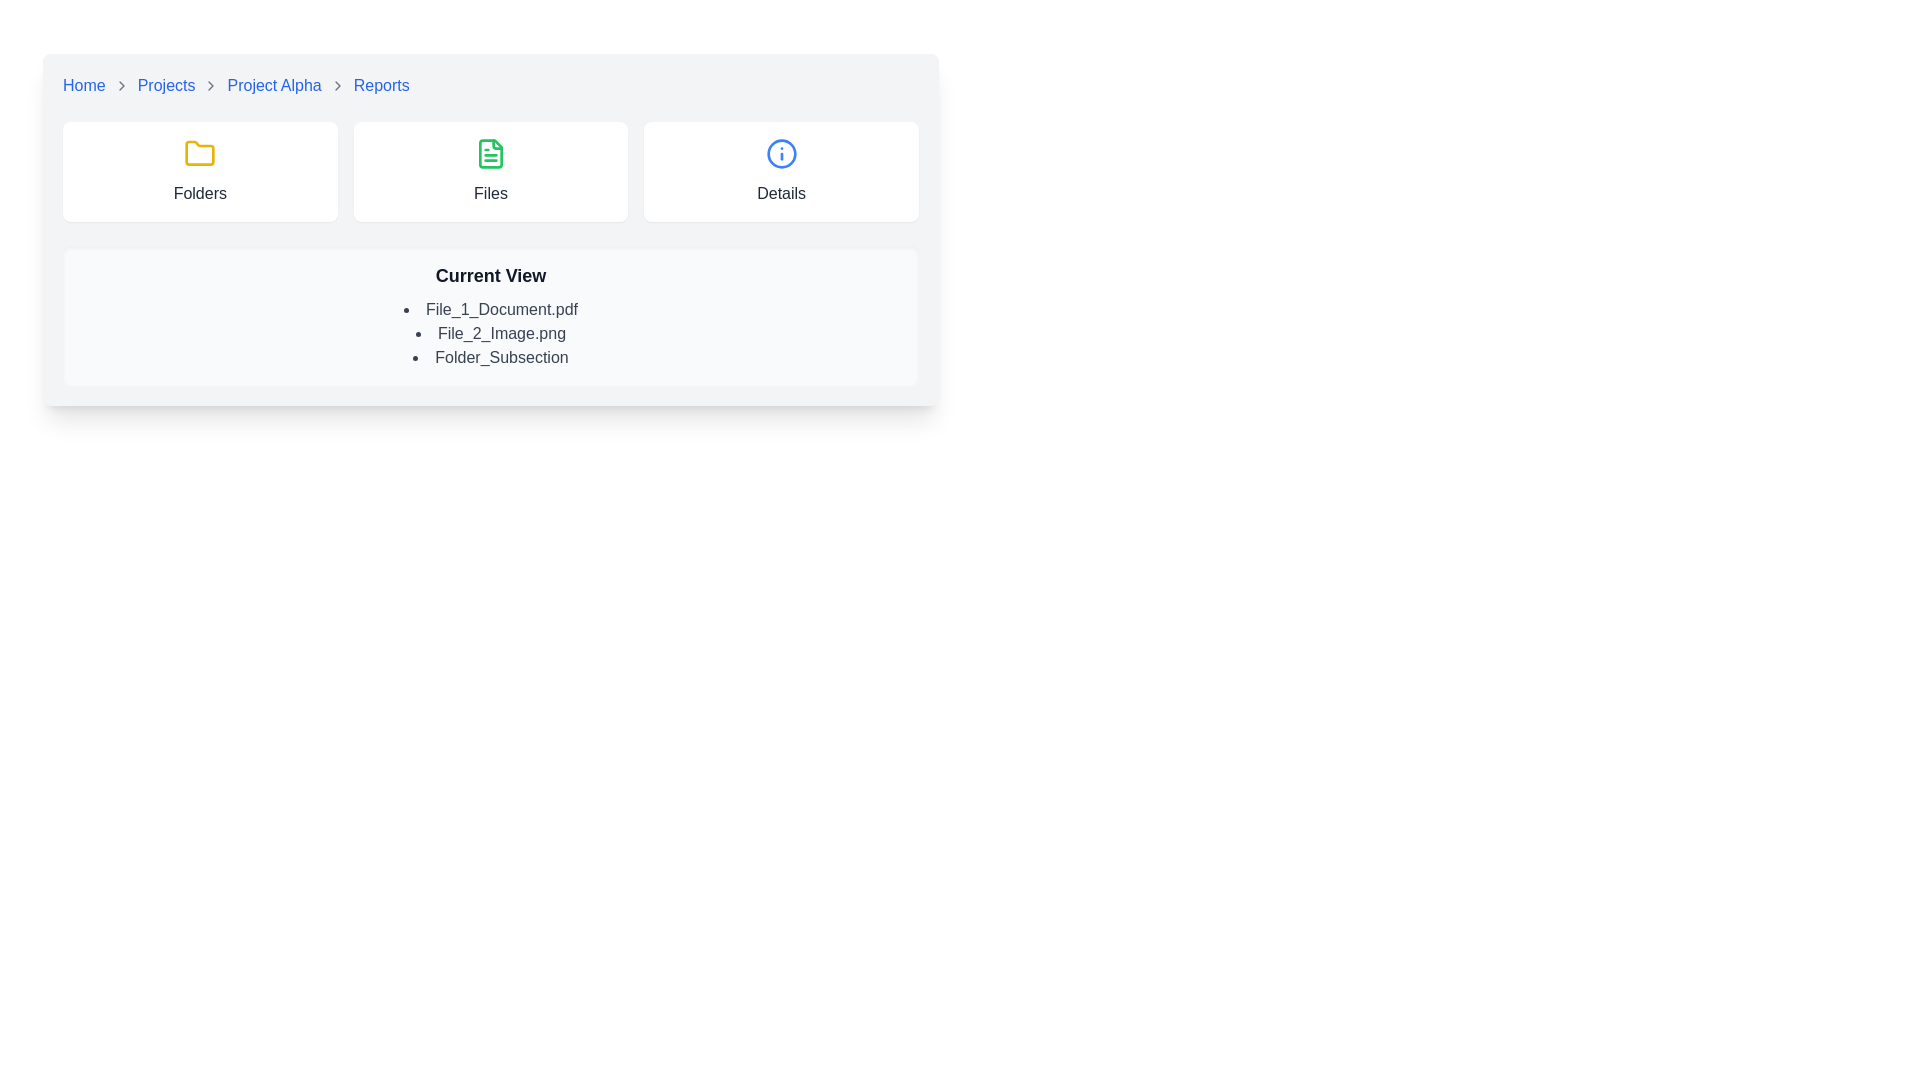  Describe the element at coordinates (490, 153) in the screenshot. I see `the green document icon located between the yellow folder icon labeled 'Folders' and the blue information icon labeled 'Details' in the upper section of the interface` at that location.